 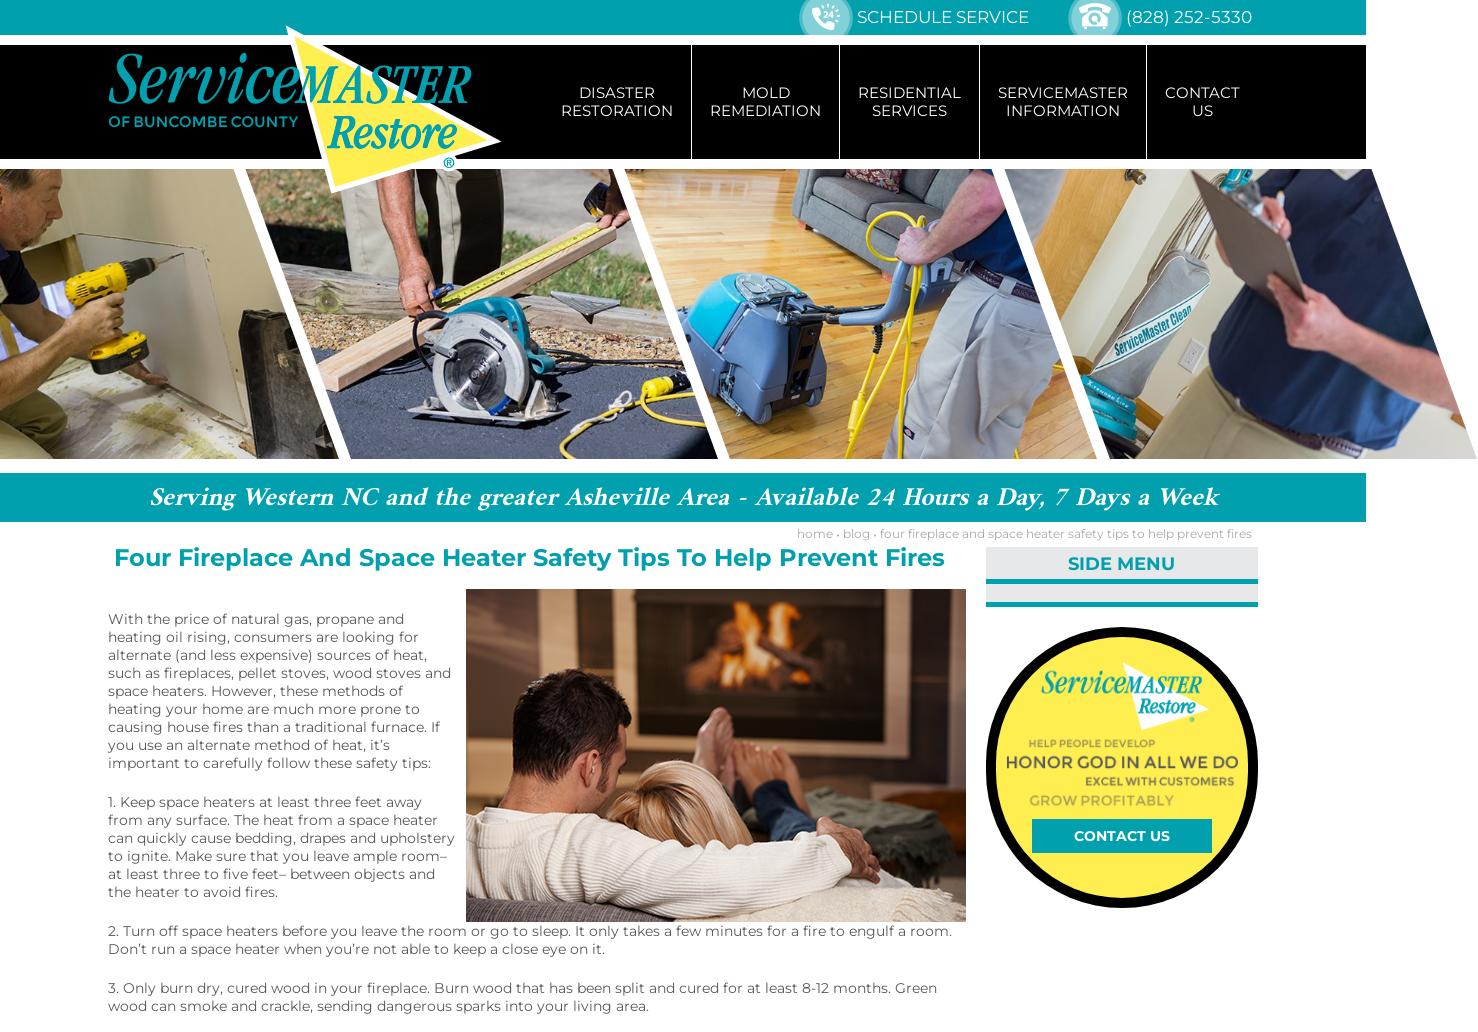 I want to click on '2. Turn off space heaters before you leave the room or go to sleep. It only takes a few minutes for a fire to engulf a room. Don’t run a space heater when you’re not able to keep a close eye on it.', so click(x=108, y=939).